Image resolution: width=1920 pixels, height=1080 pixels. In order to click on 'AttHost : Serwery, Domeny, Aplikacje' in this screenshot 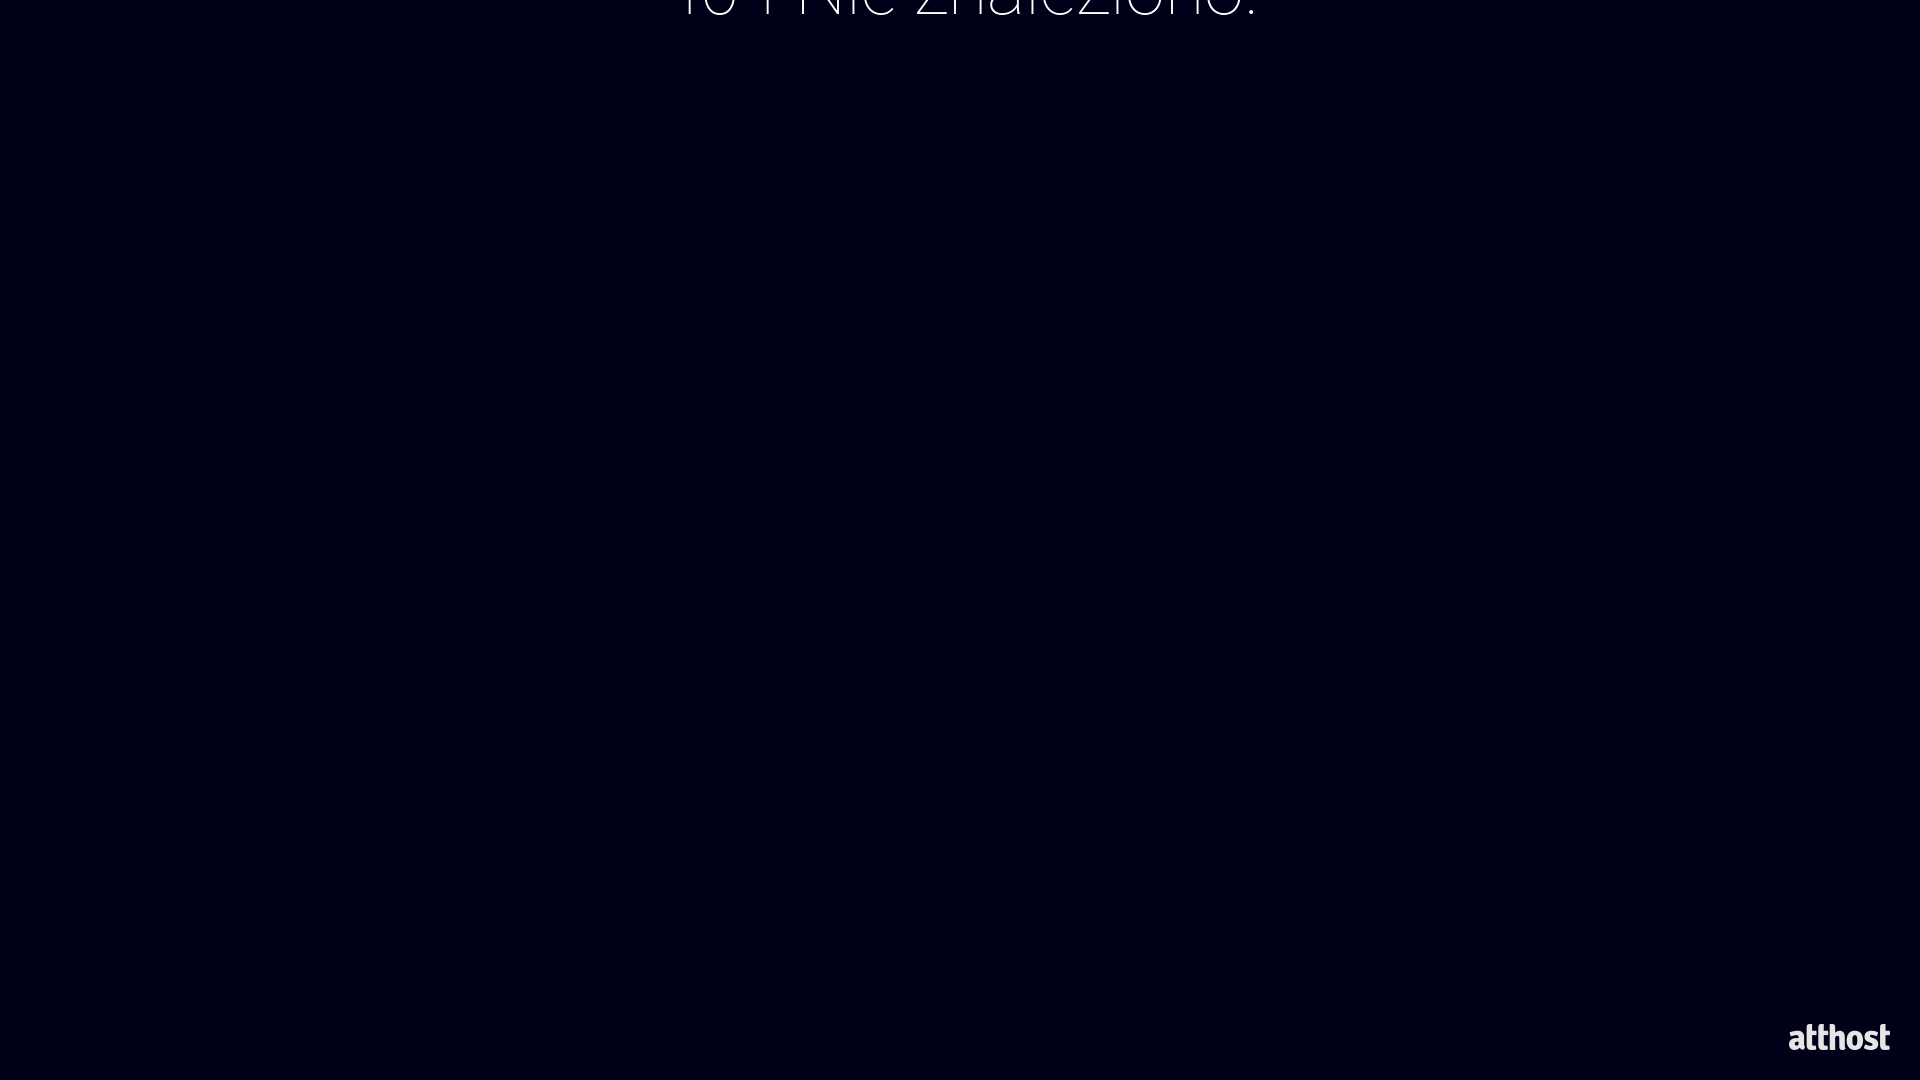, I will do `click(1839, 1036)`.